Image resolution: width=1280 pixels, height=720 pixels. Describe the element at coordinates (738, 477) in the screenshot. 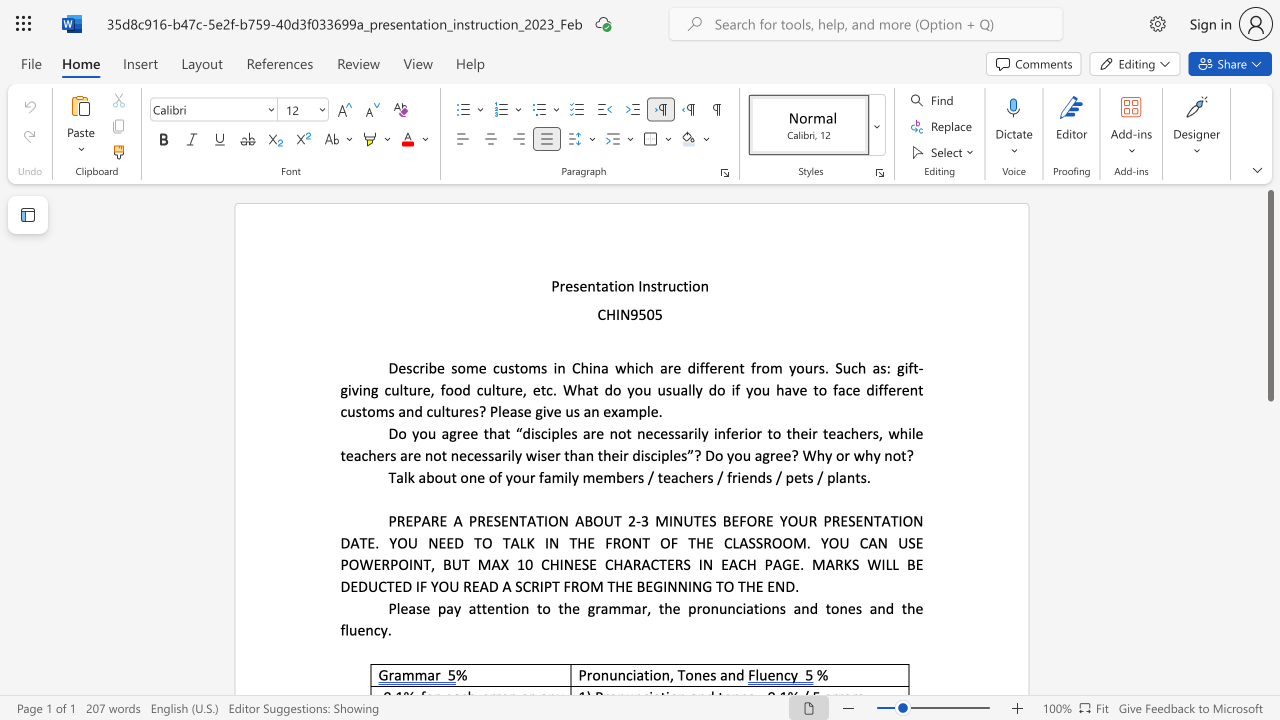

I see `the 2th character "i" in the text` at that location.